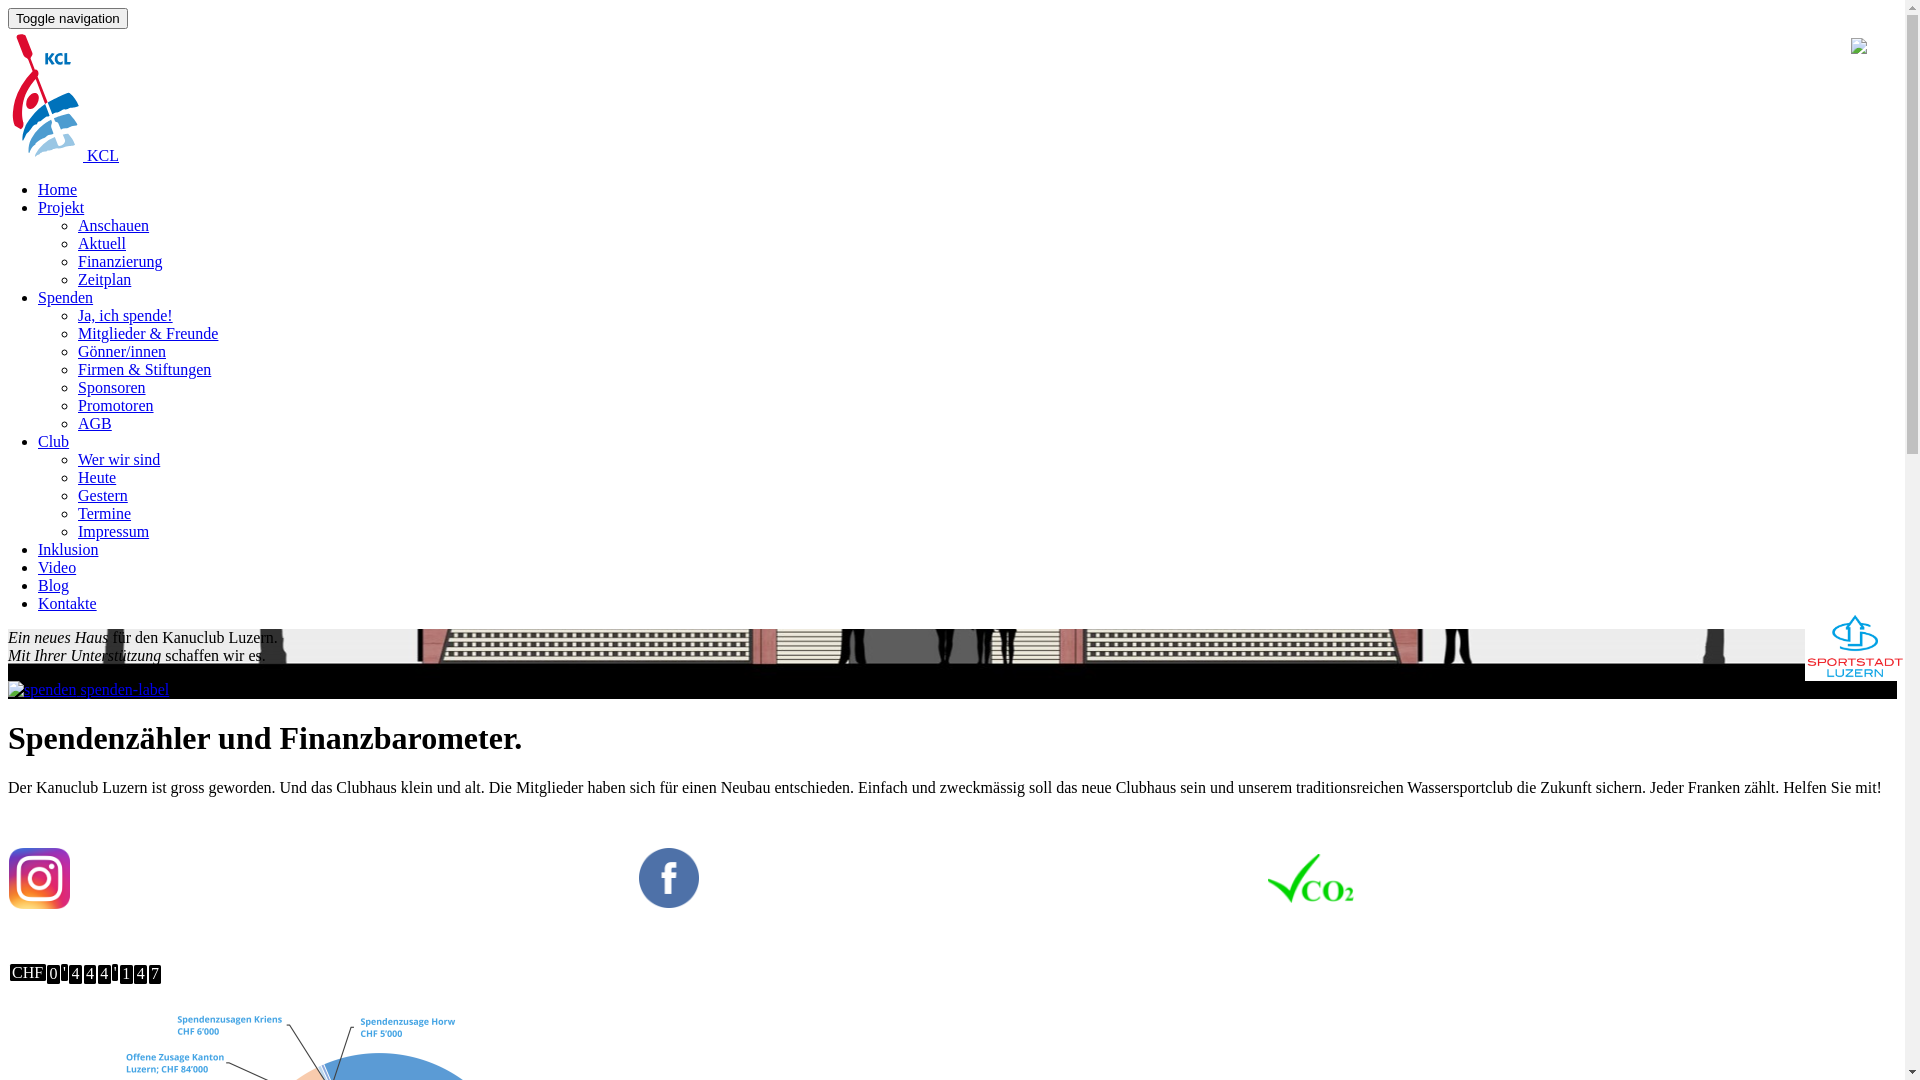 The image size is (1920, 1080). What do you see at coordinates (118, 459) in the screenshot?
I see `'Wer wir sind'` at bounding box center [118, 459].